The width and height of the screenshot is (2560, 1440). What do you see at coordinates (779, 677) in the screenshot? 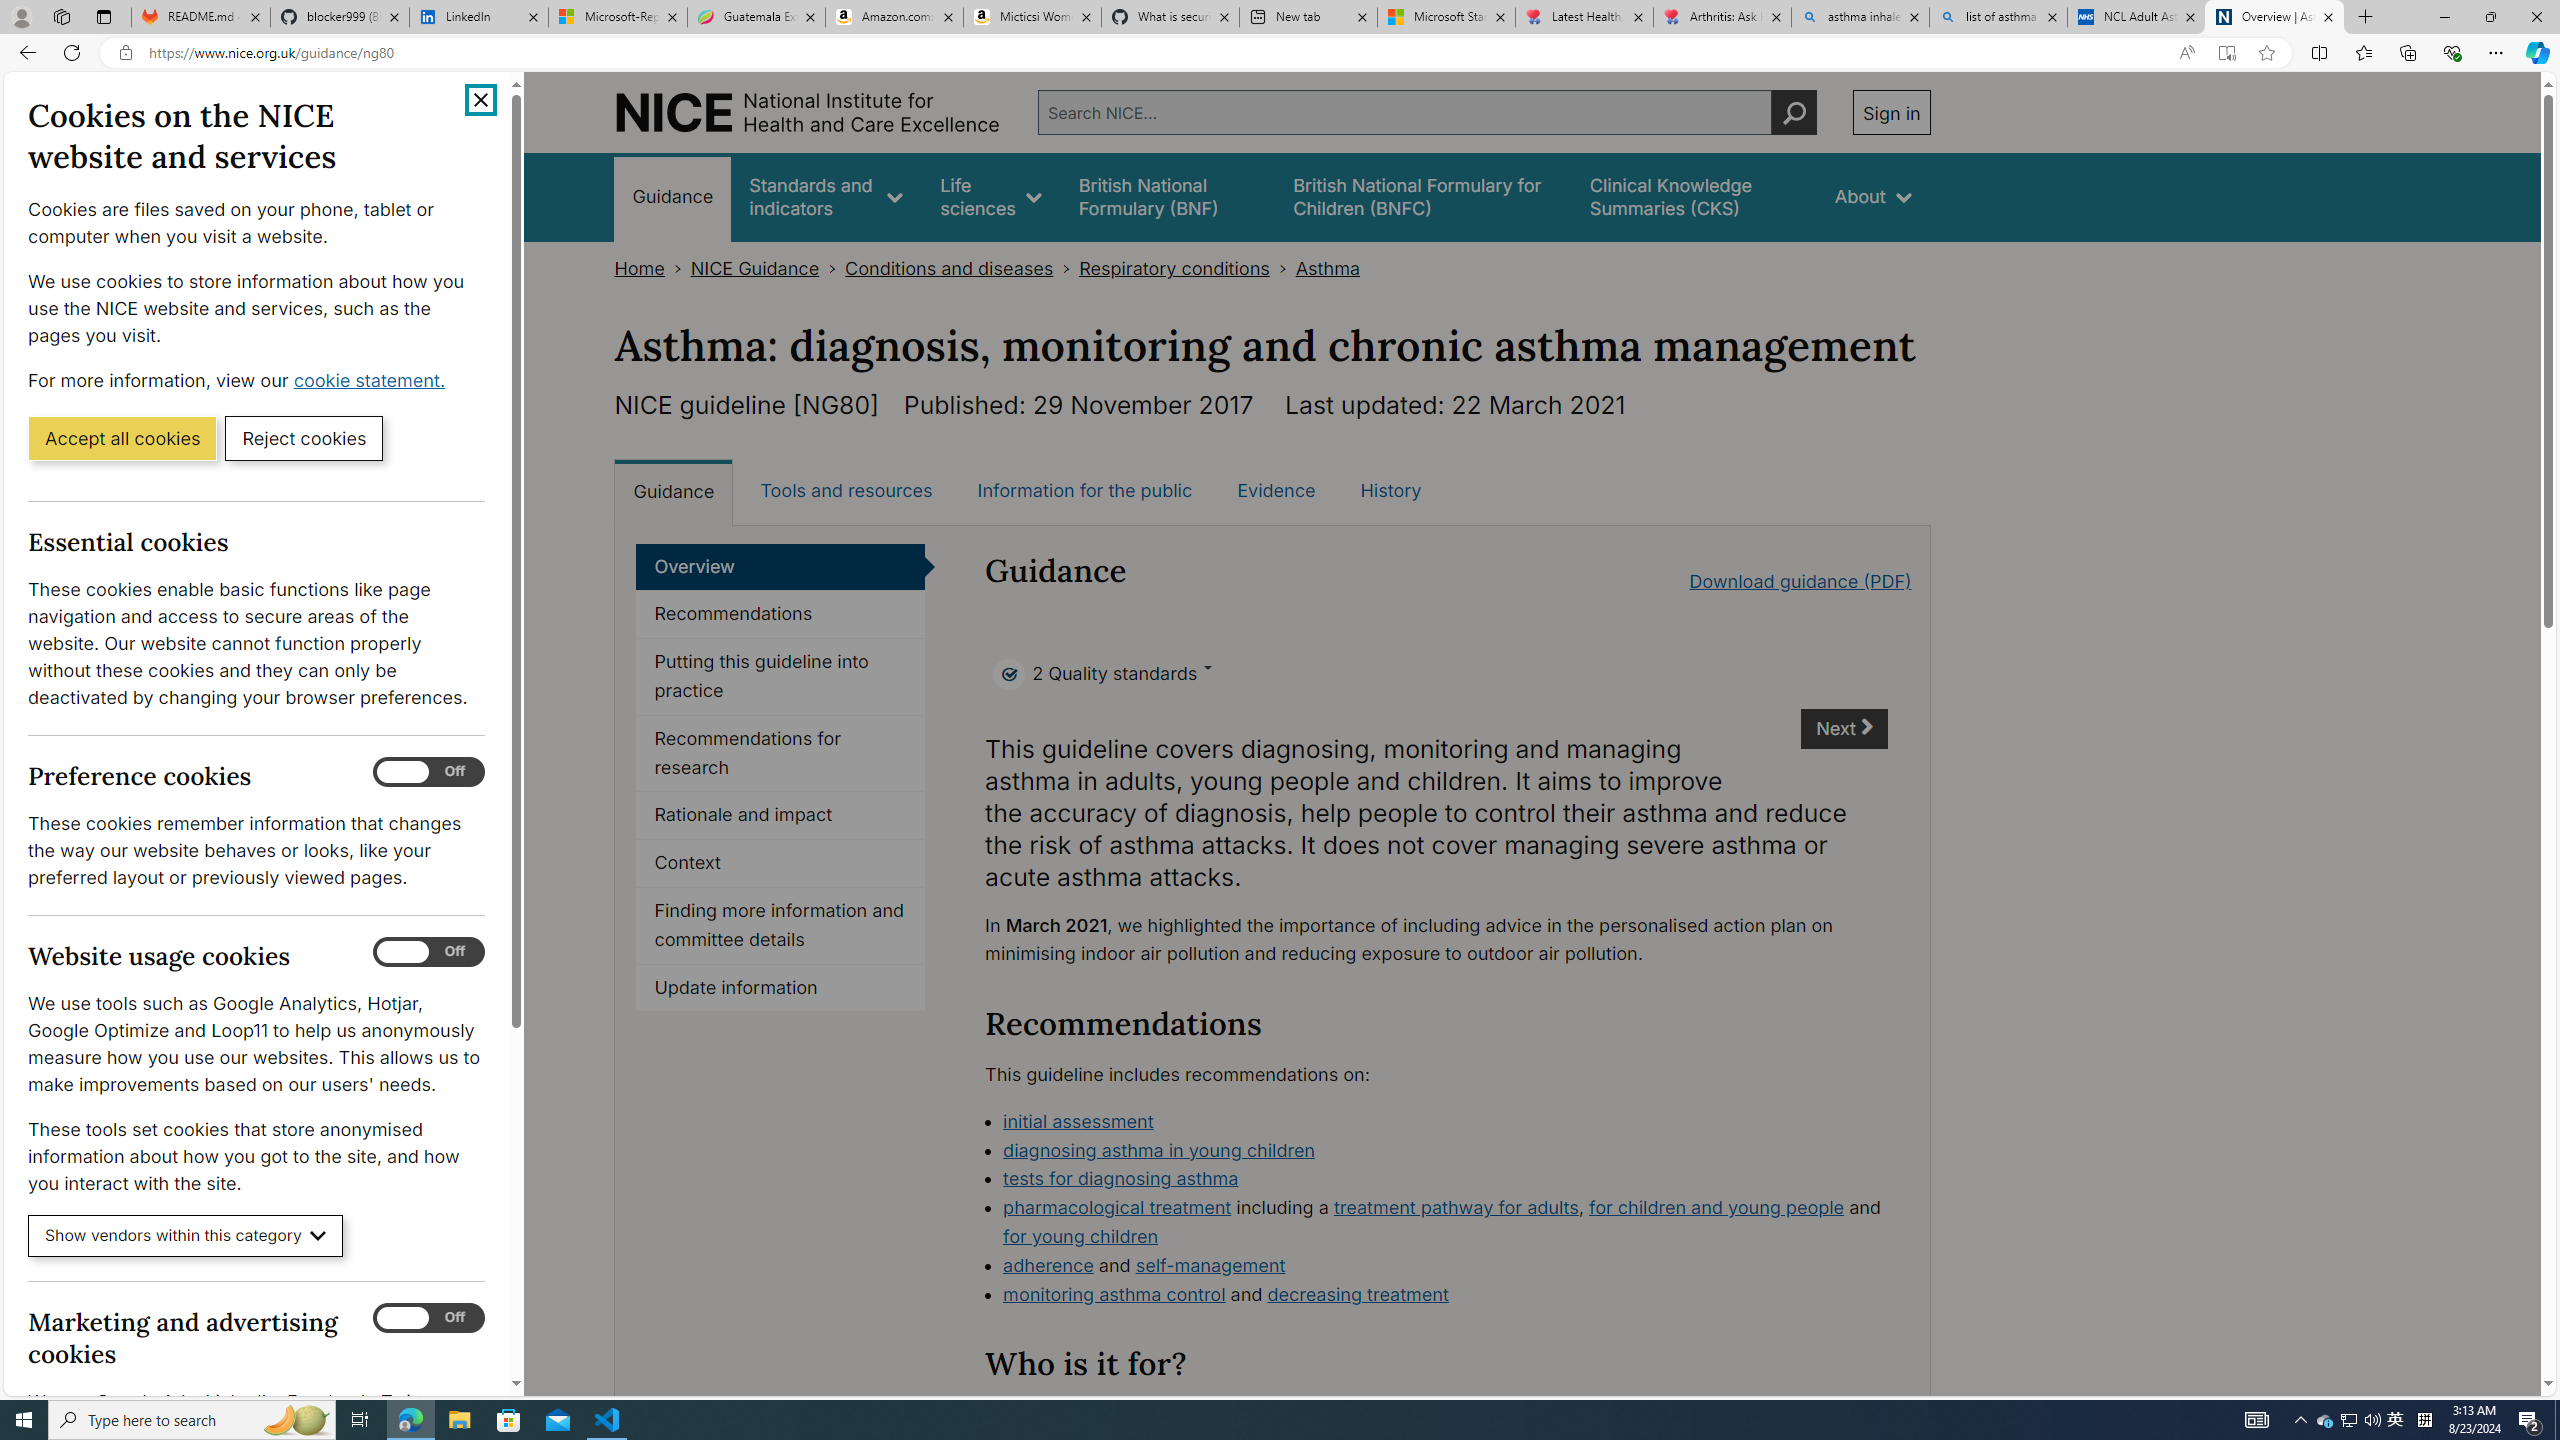
I see `'Putting this guideline into practice'` at bounding box center [779, 677].